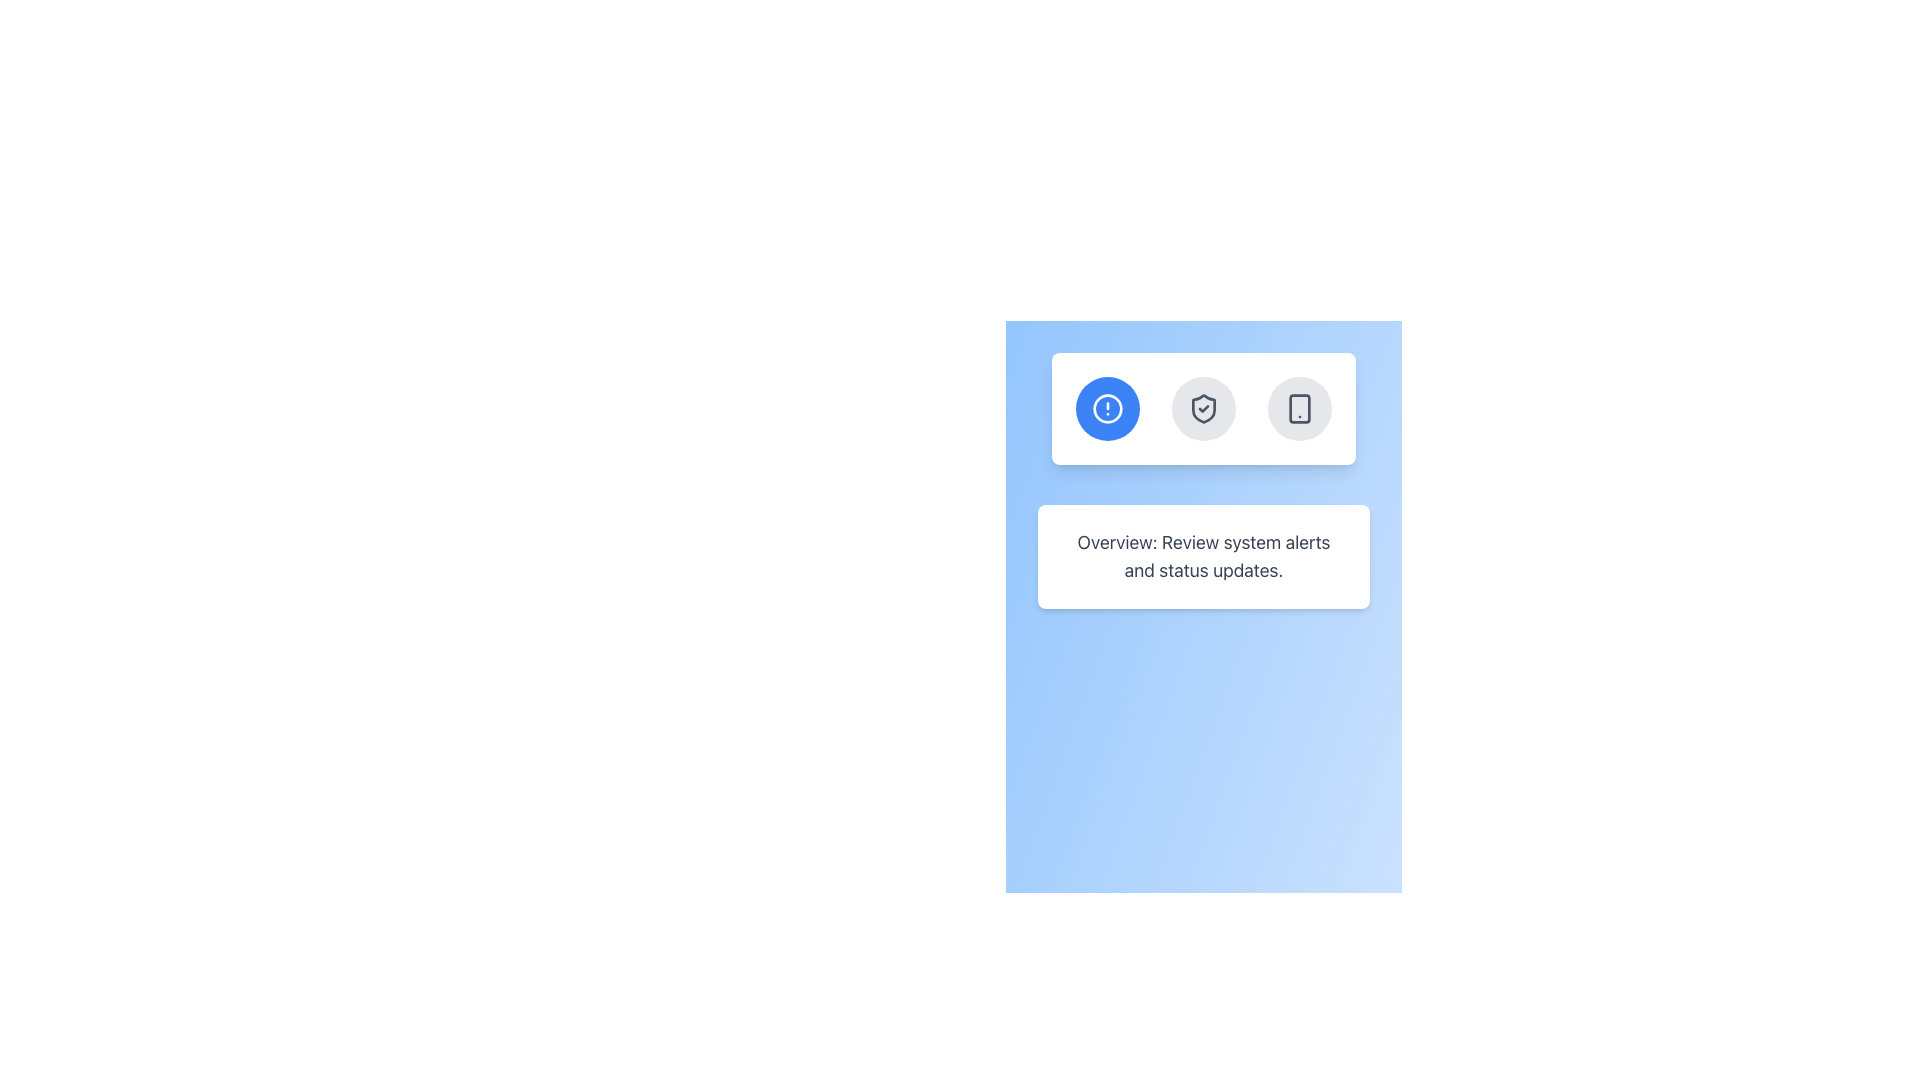 This screenshot has height=1080, width=1920. I want to click on the alert or notification indicator icon, which is the first icon in a group of three circular icons located in the top half of the interface, so click(1107, 407).